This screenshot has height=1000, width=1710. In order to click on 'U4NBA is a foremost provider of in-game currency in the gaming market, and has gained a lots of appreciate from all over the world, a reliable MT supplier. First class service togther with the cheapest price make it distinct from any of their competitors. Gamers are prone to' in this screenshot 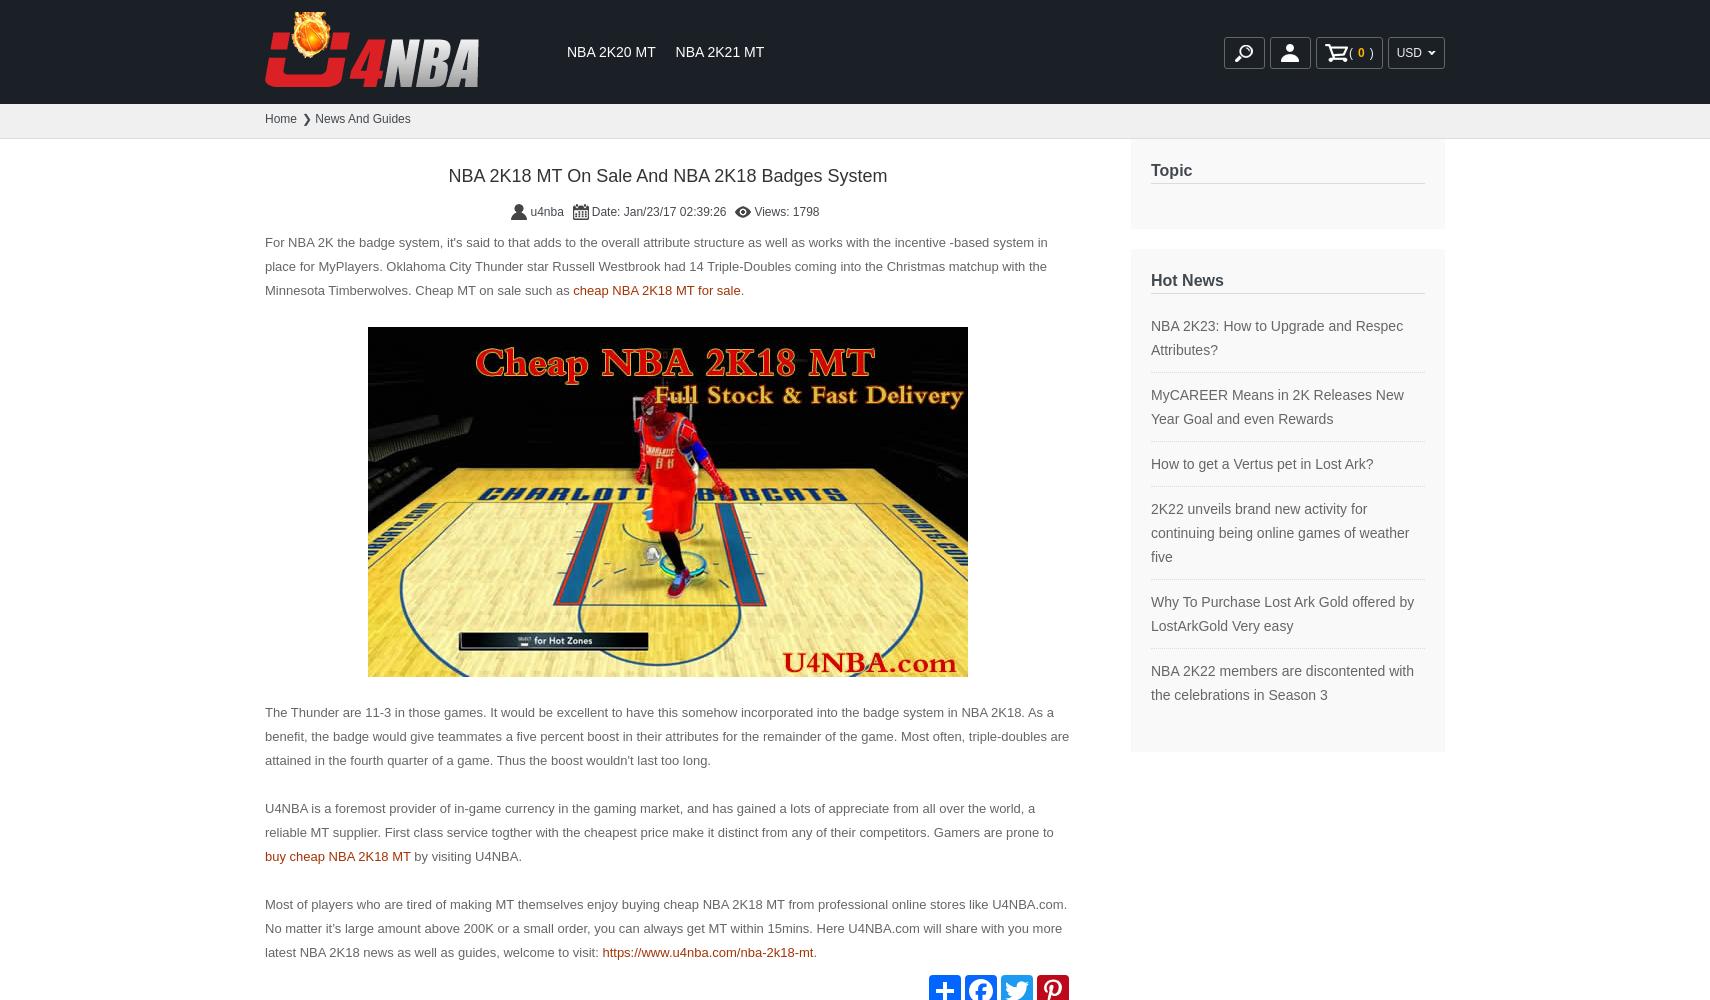, I will do `click(659, 819)`.